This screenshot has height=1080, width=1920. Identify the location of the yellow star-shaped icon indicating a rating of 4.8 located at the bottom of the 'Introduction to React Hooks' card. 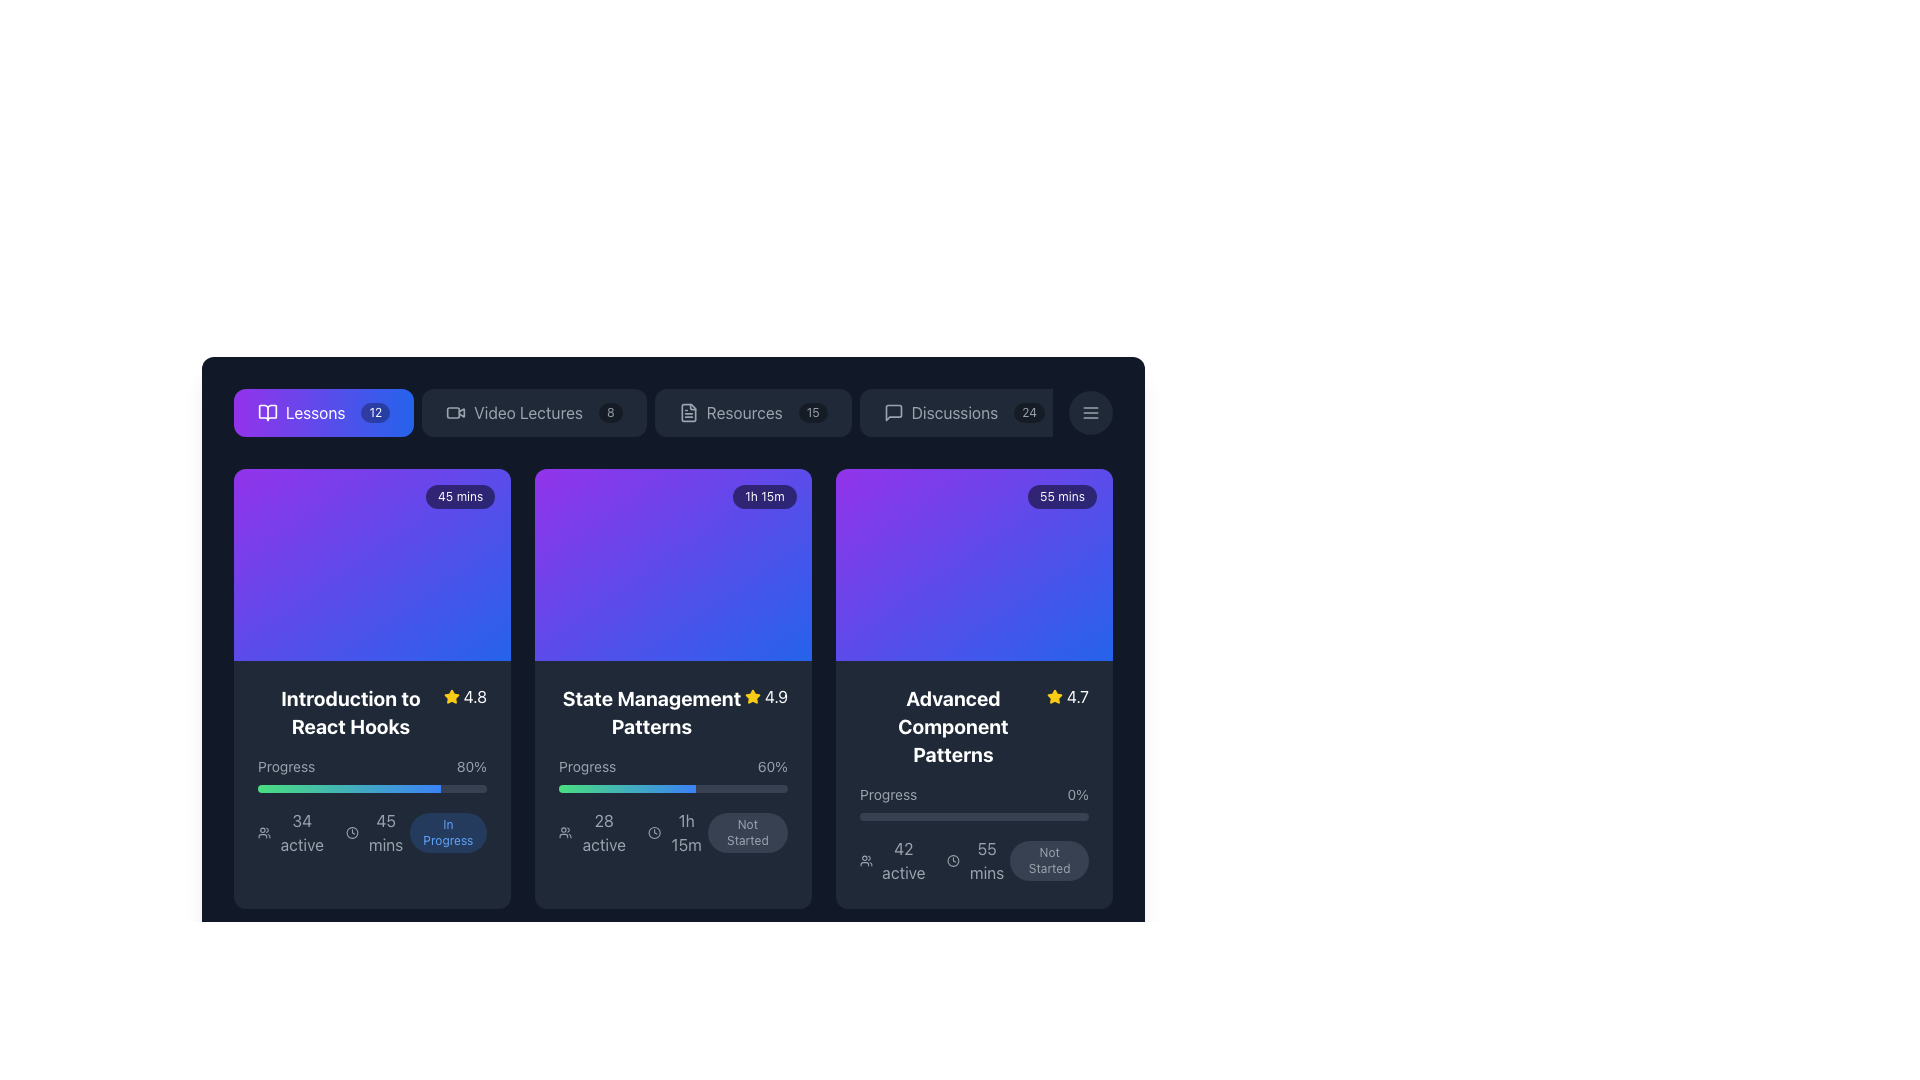
(450, 696).